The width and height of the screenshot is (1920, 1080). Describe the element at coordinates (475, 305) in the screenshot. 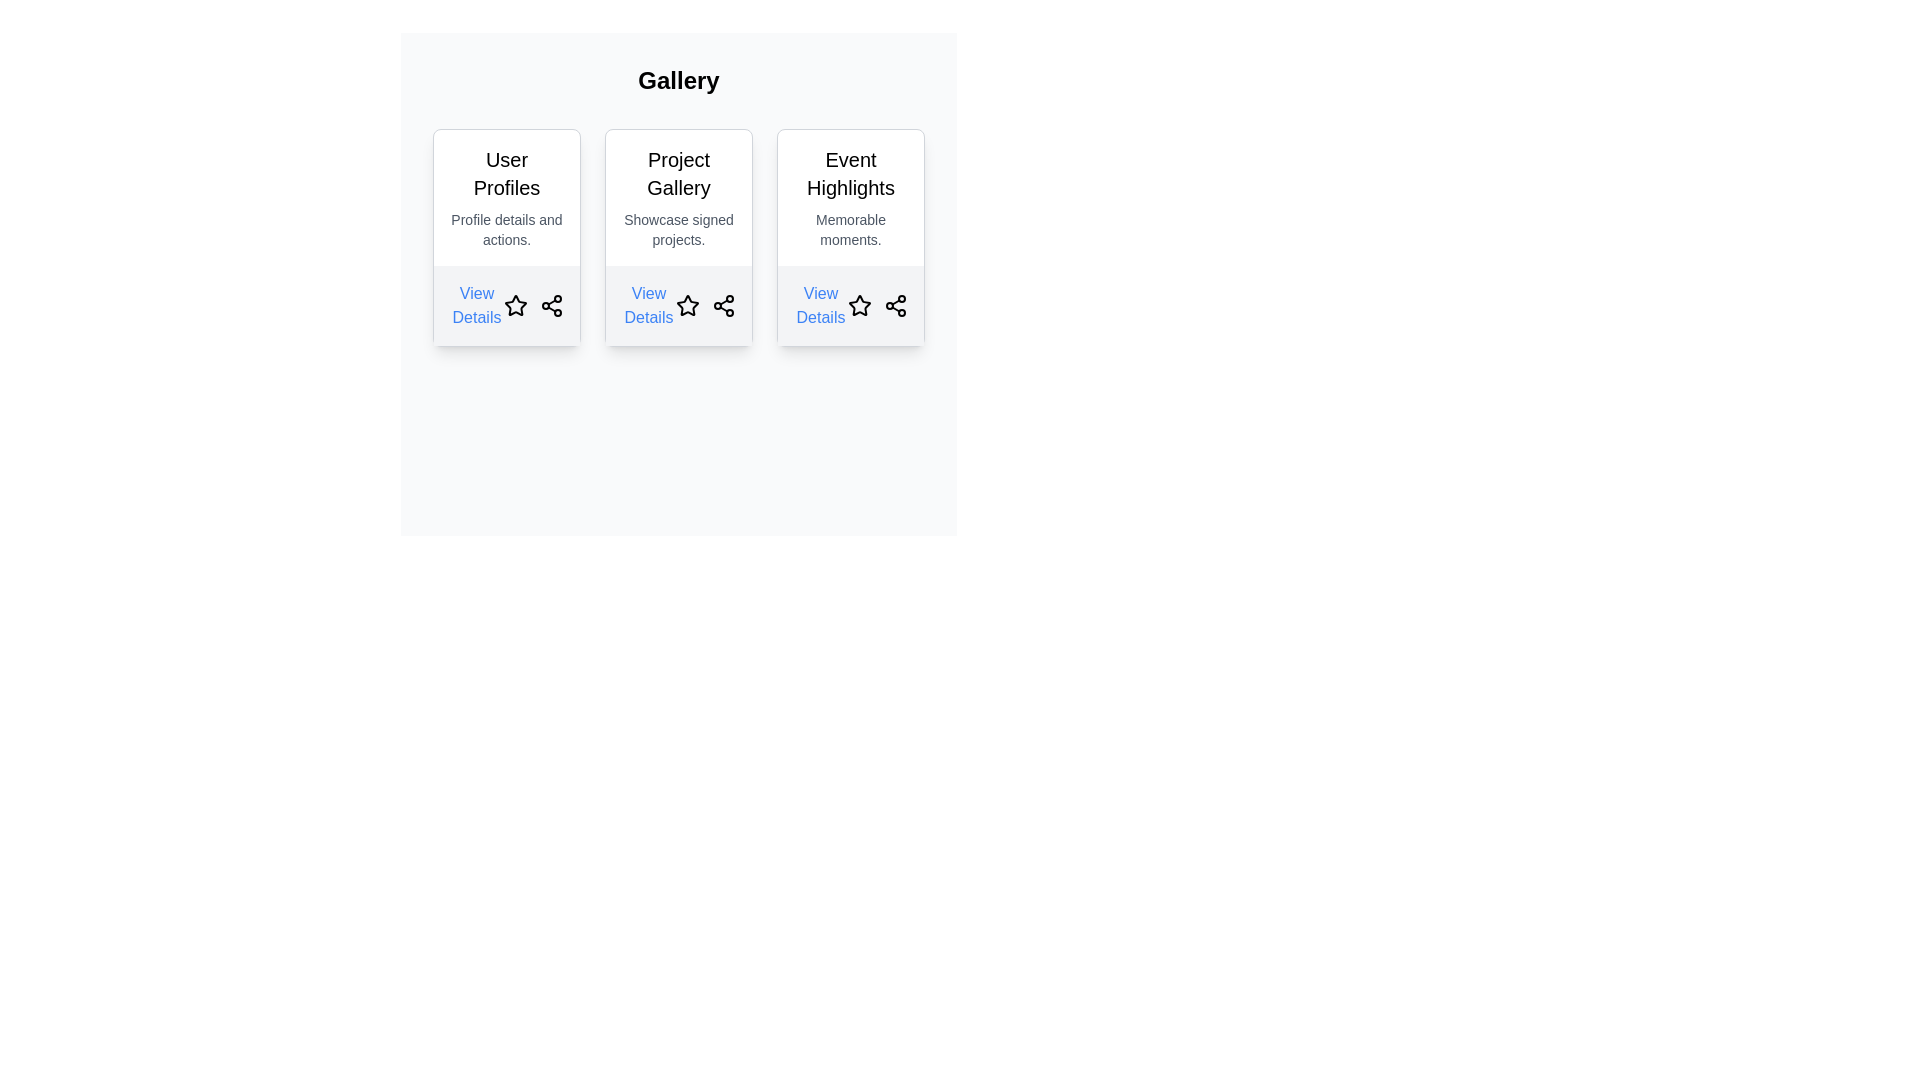

I see `the blue hyperlink text 'View Details' located in the bottom left corner of the 'User Profiles' card to observe the underline effect` at that location.